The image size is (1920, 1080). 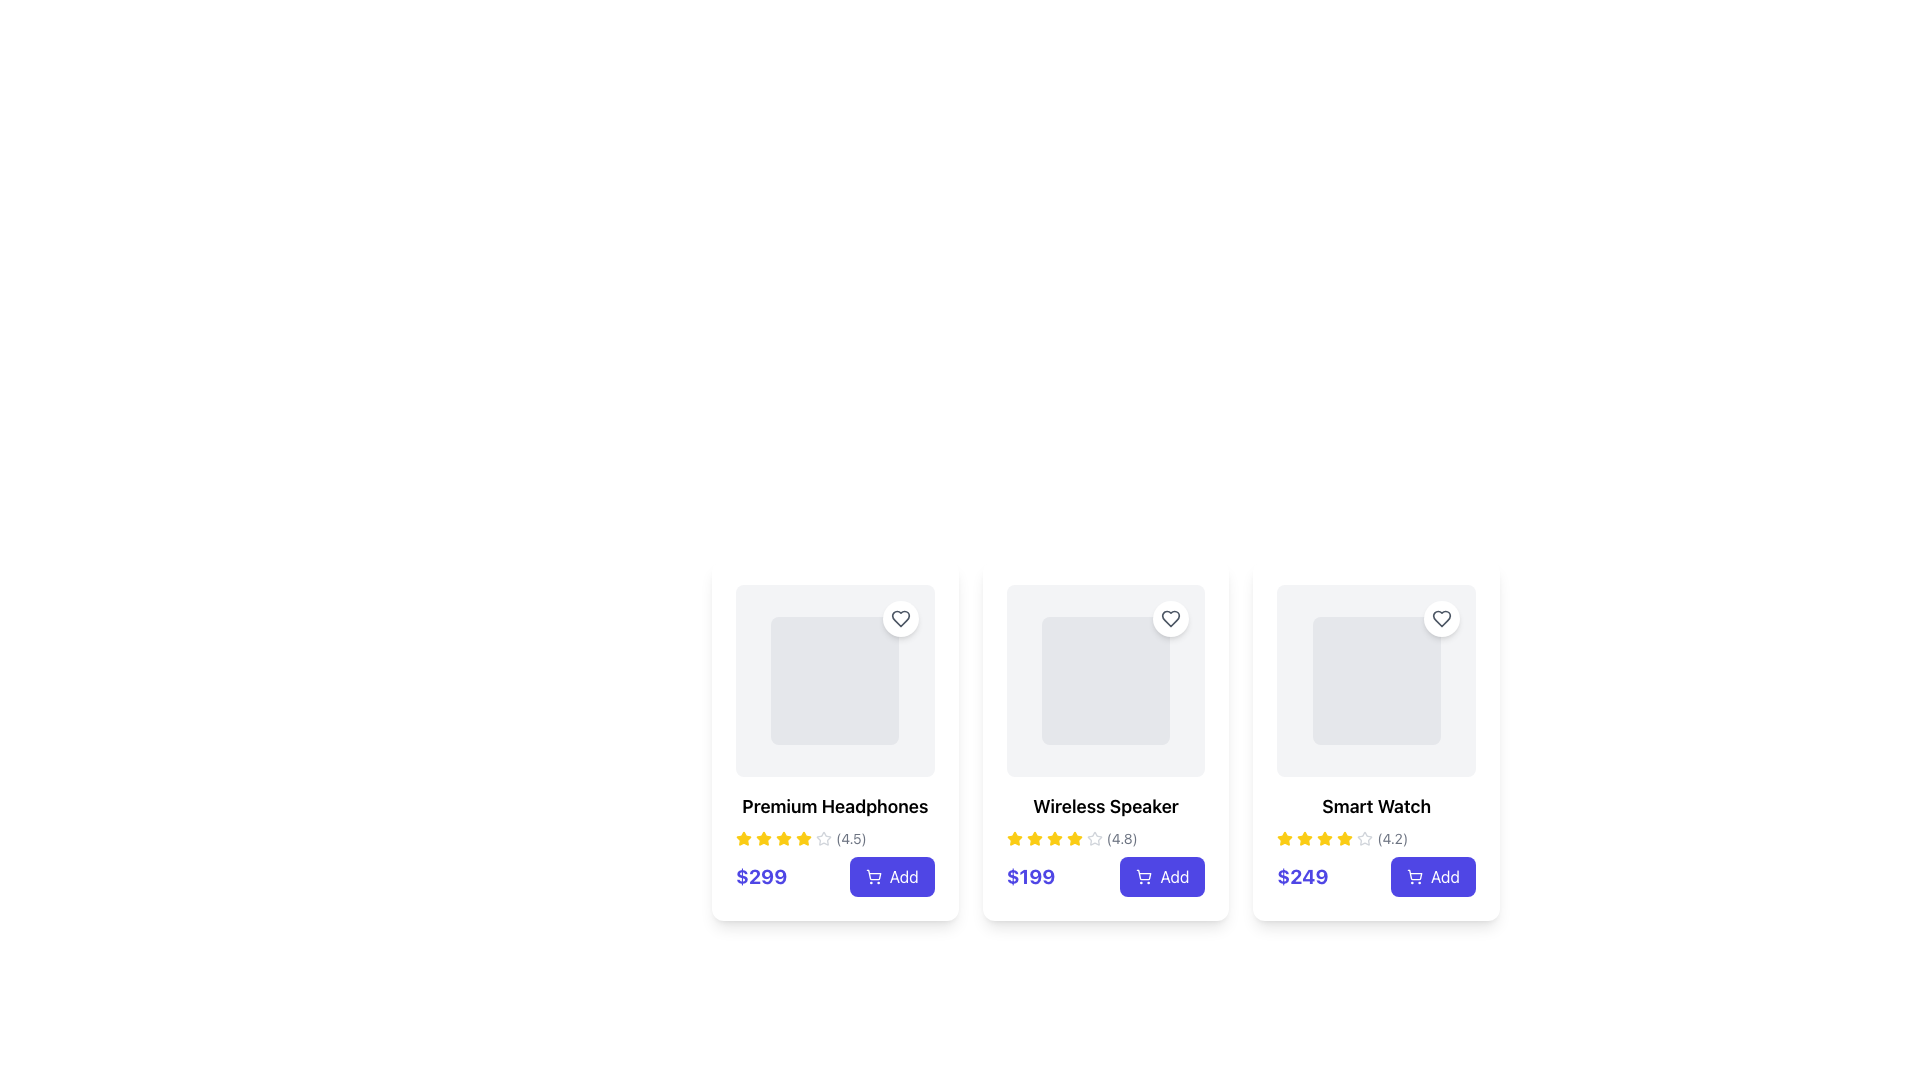 What do you see at coordinates (835, 680) in the screenshot?
I see `the central image placeholder within the leftmost card in the horizontally aligned group of cards` at bounding box center [835, 680].